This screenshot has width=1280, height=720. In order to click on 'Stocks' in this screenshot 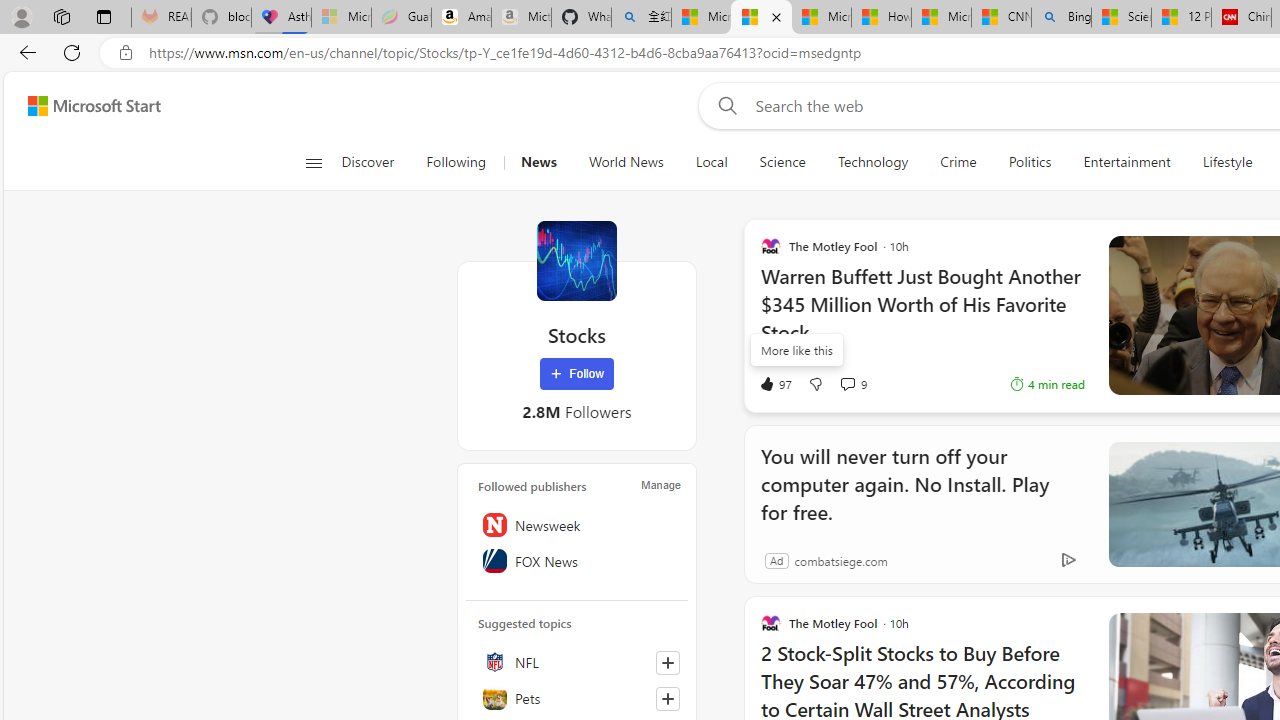, I will do `click(576, 260)`.